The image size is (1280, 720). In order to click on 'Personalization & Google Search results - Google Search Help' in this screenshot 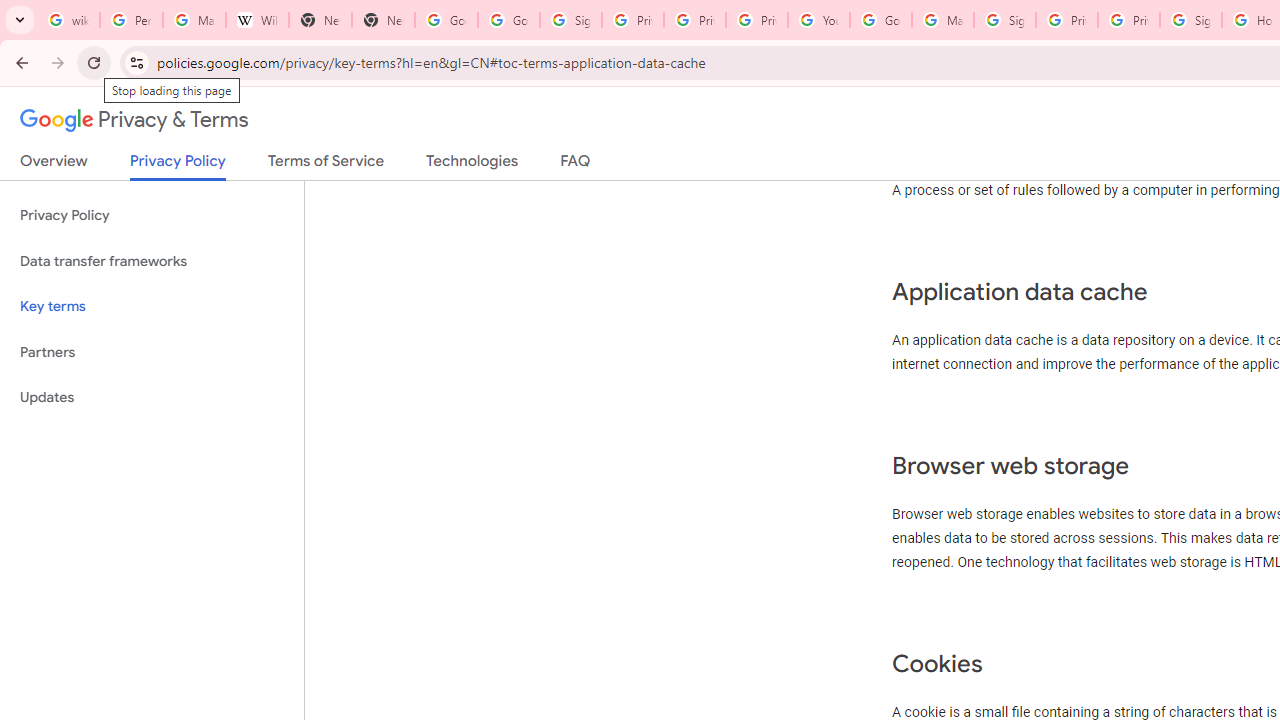, I will do `click(130, 20)`.